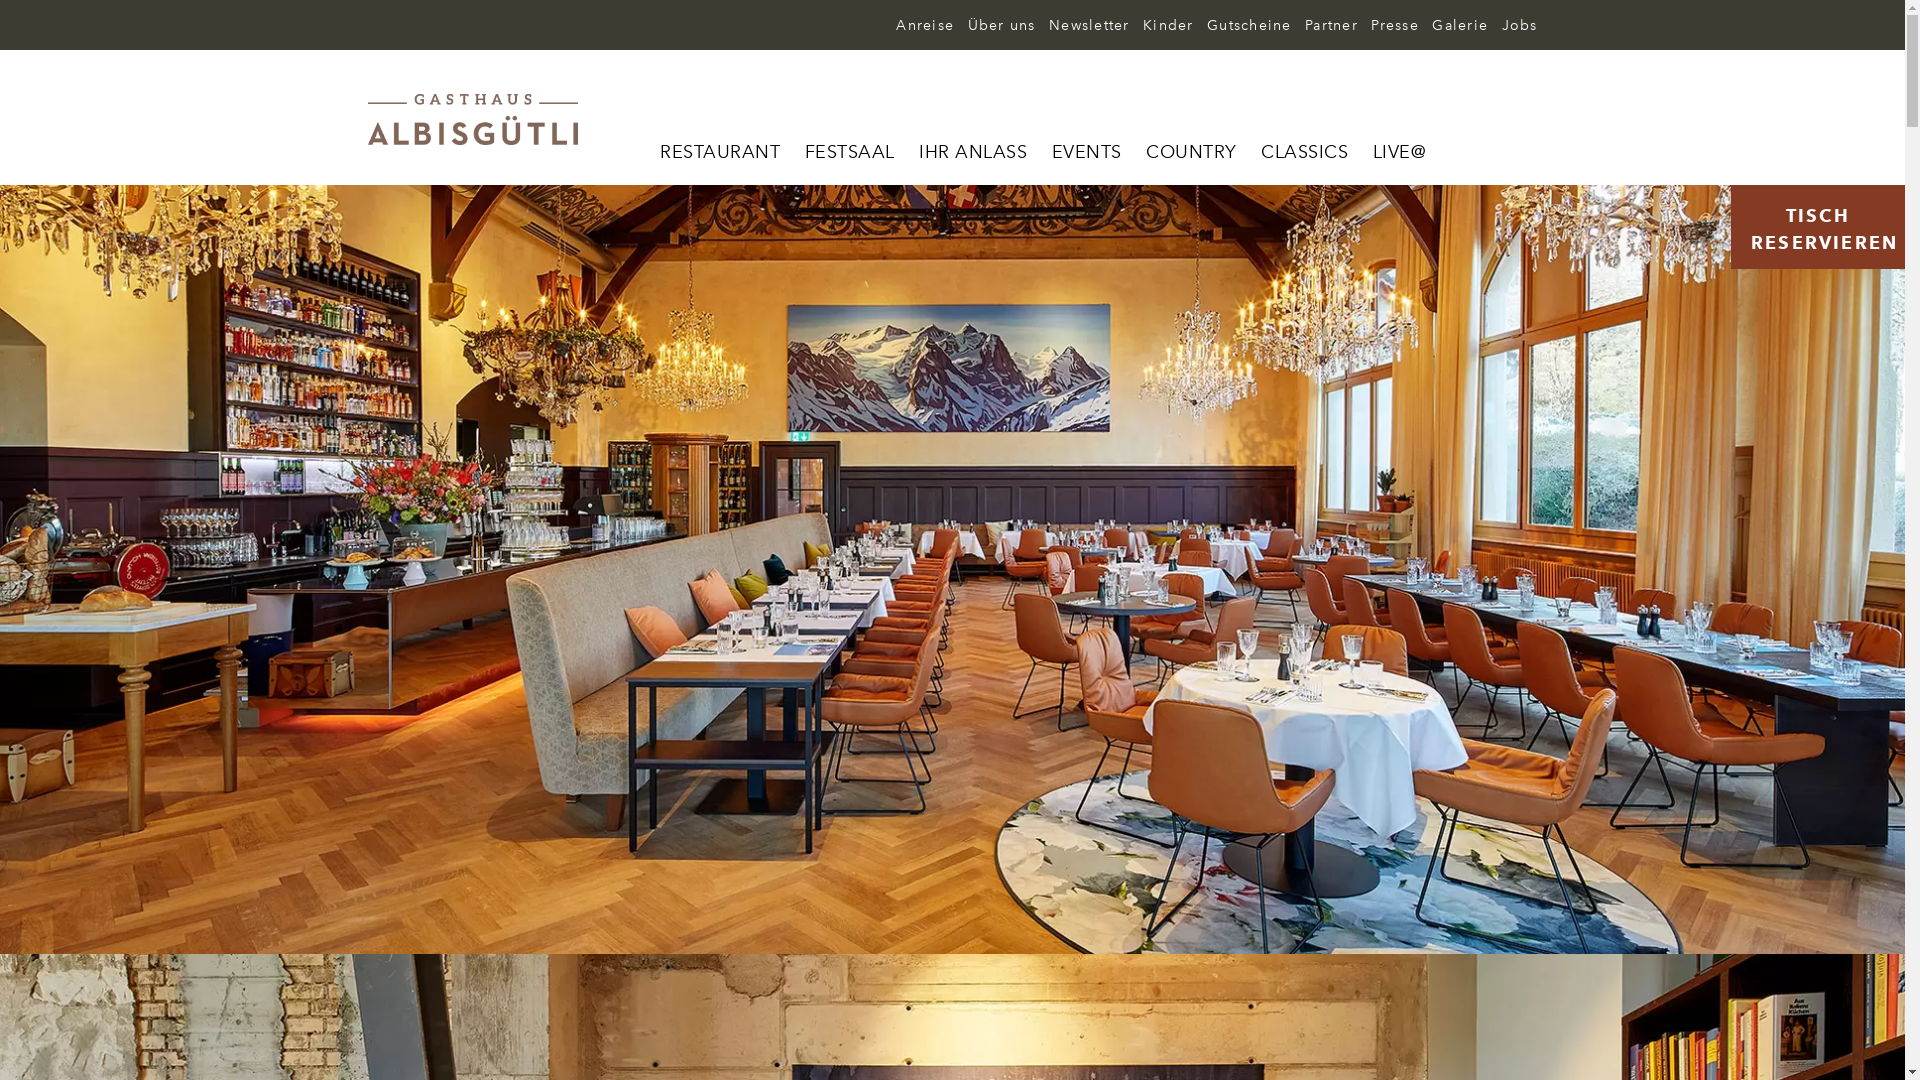  Describe the element at coordinates (849, 153) in the screenshot. I see `'FESTSAAL'` at that location.